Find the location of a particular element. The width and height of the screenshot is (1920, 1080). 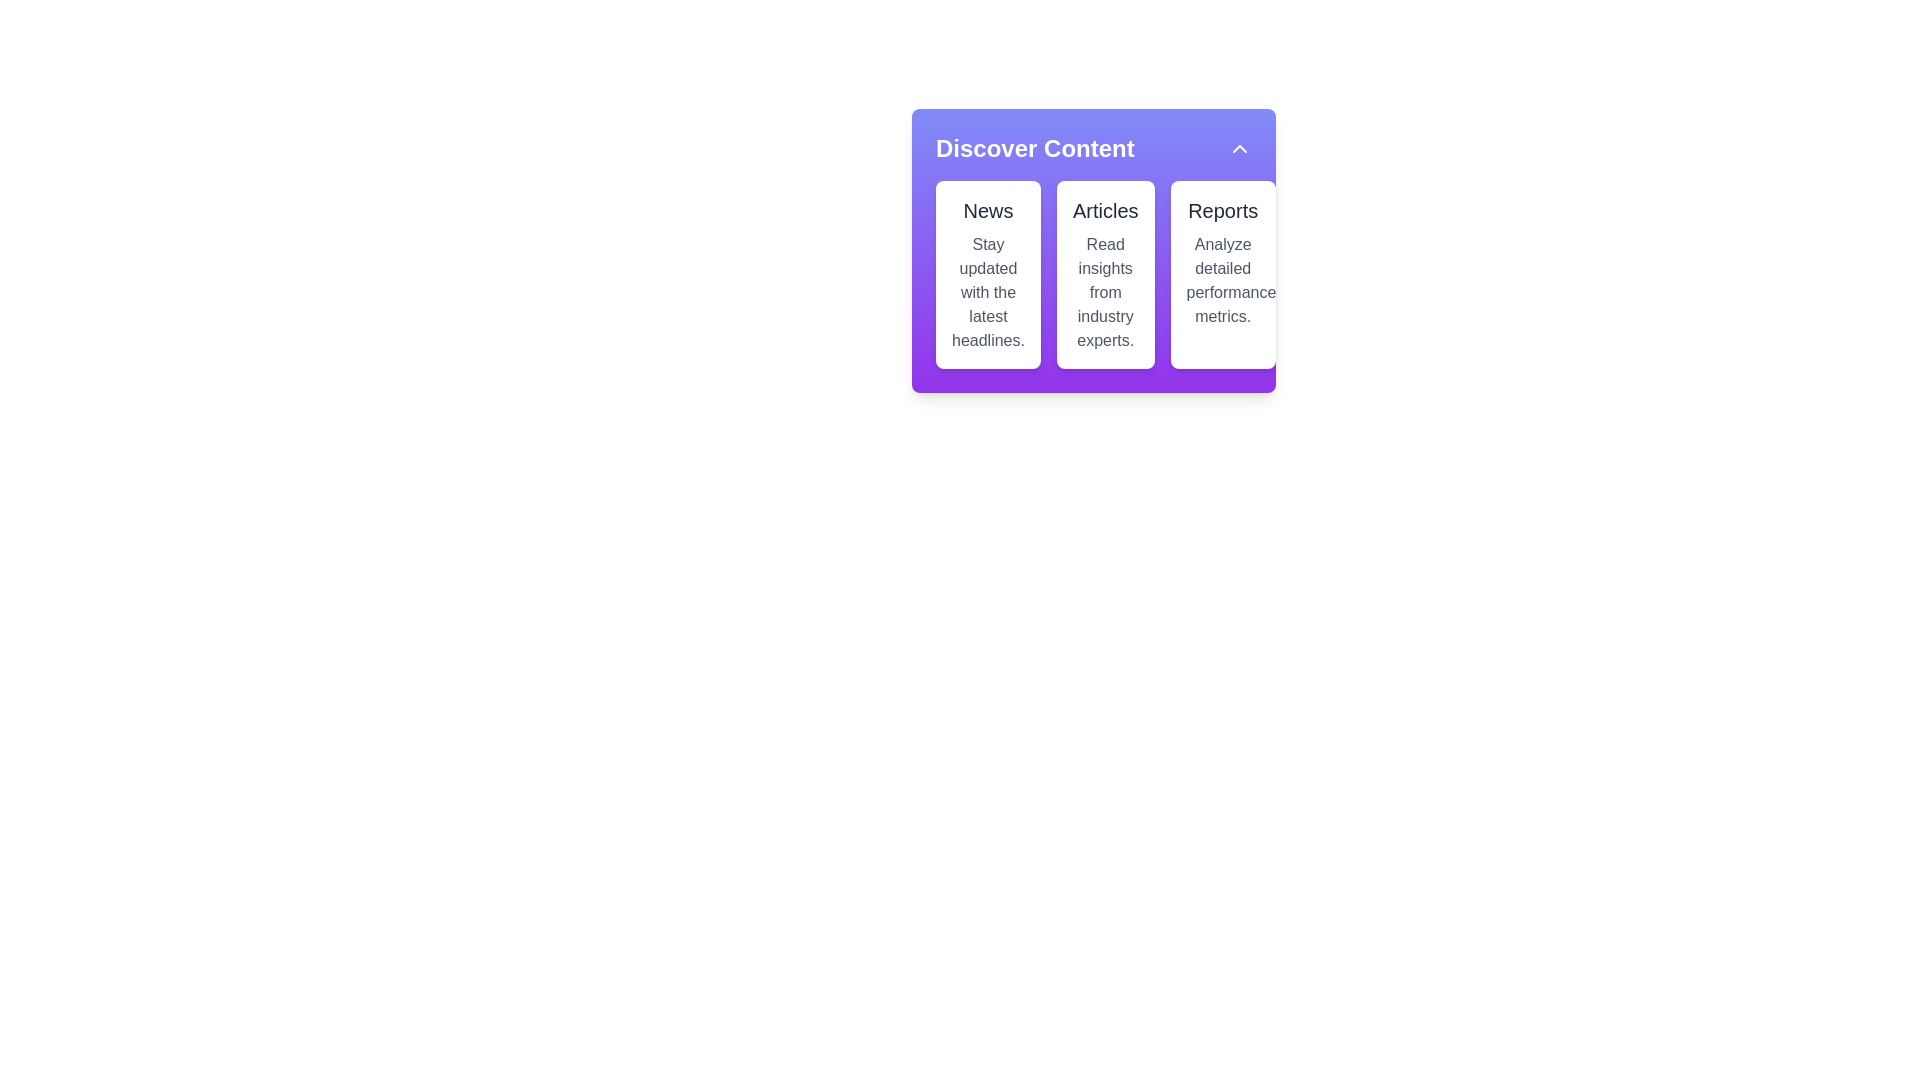

text element that states 'Analyze detailed performance metrics.' which is located within a white rectangular tile in the purple modal titled 'Discover Content.' is located at coordinates (1222, 281).